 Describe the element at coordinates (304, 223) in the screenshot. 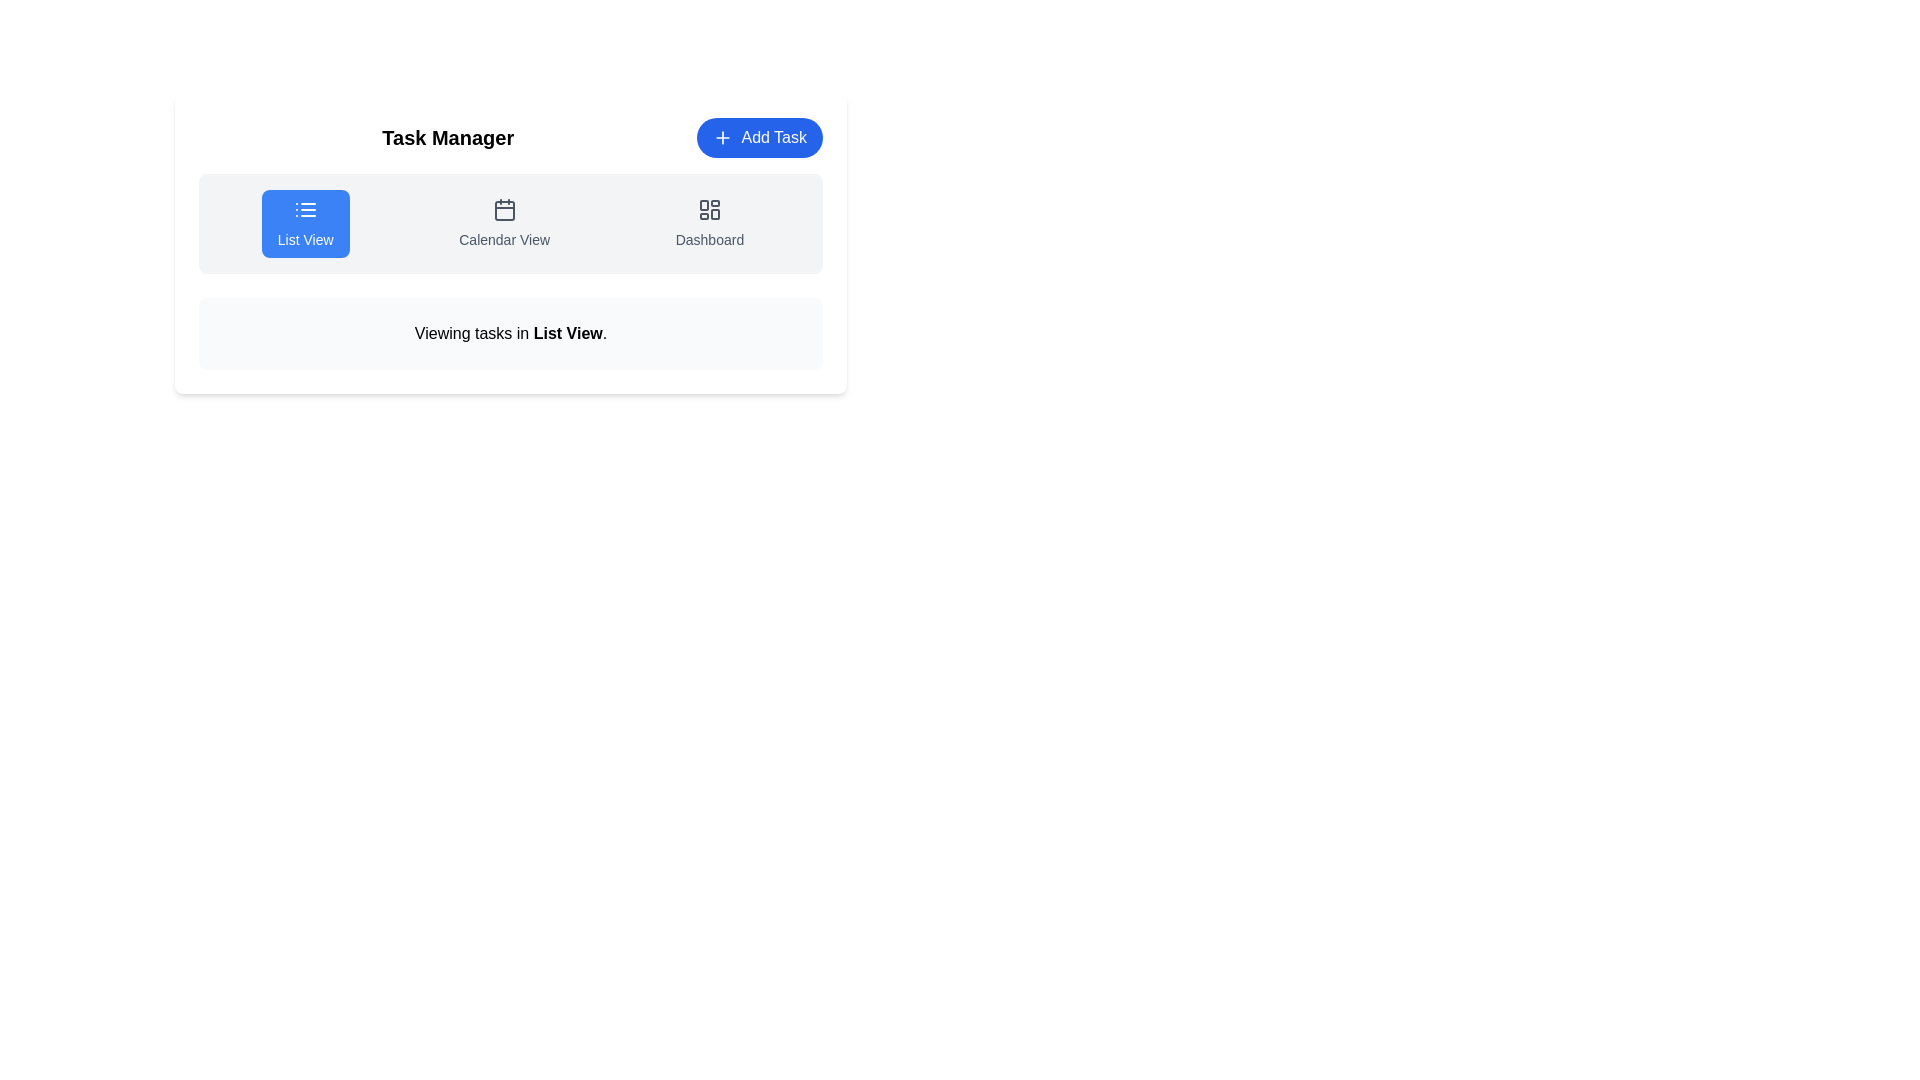

I see `the button on the left side of a group of three buttons` at that location.